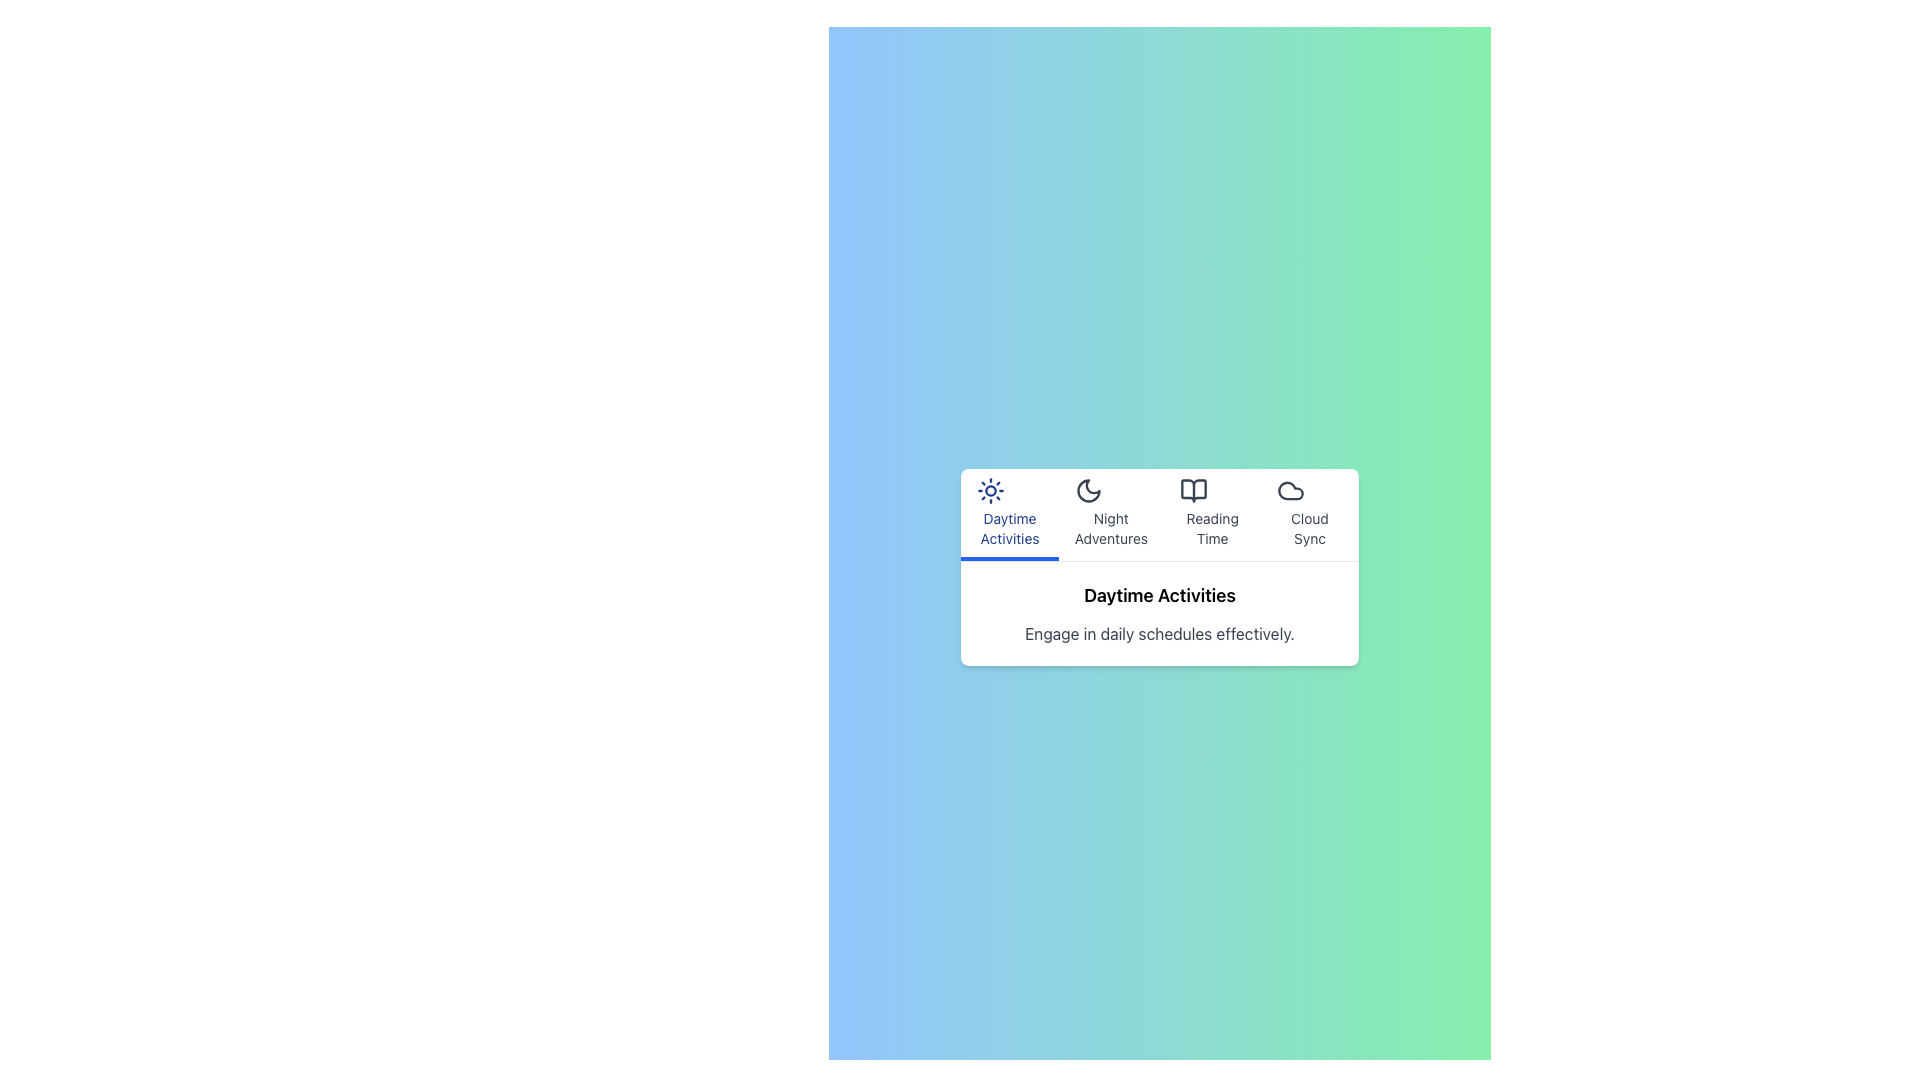 This screenshot has width=1920, height=1080. Describe the element at coordinates (1010, 527) in the screenshot. I see `the text label indicating daytime activities in the navigation bar` at that location.